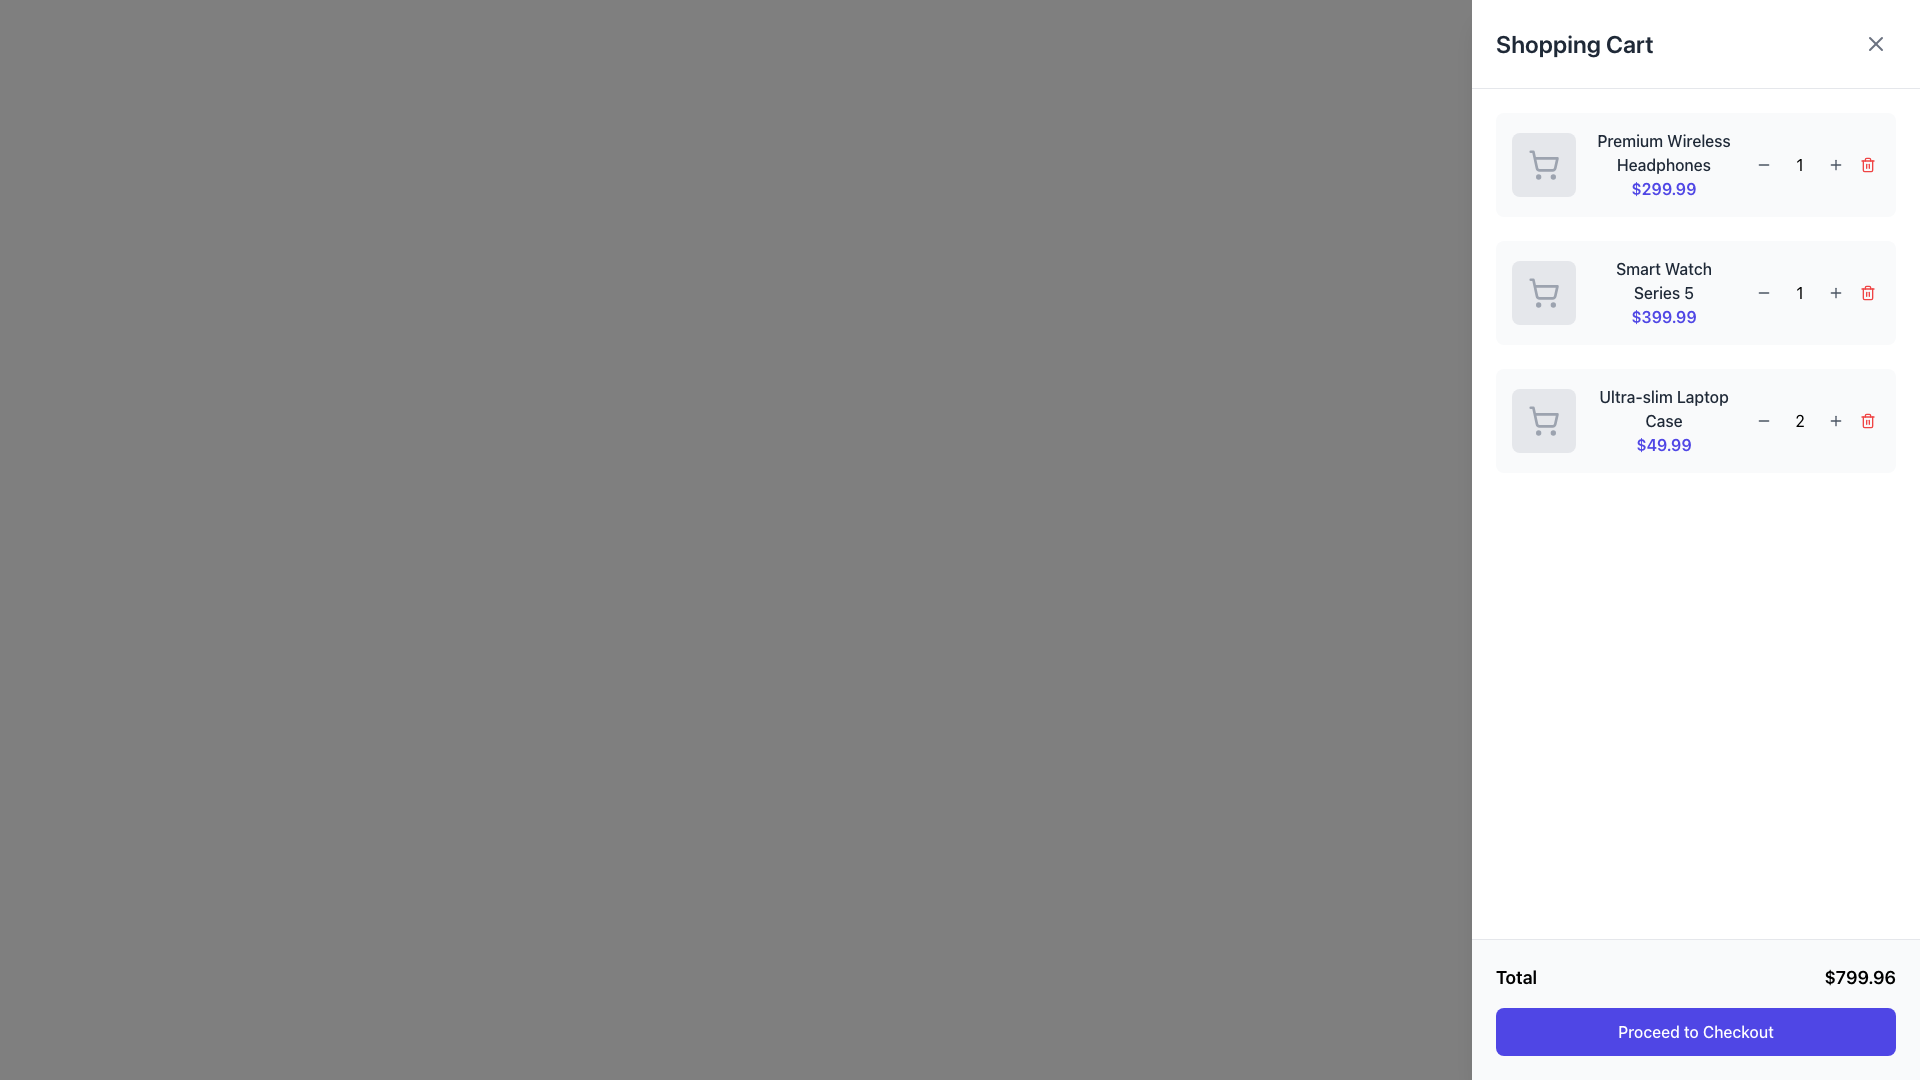 The image size is (1920, 1080). What do you see at coordinates (1694, 1032) in the screenshot?
I see `the 'Proceed to Checkout' button, which is a rectangular button with a purple background and white text, located at the bottom of the shopping cart panel, below the total price display` at bounding box center [1694, 1032].